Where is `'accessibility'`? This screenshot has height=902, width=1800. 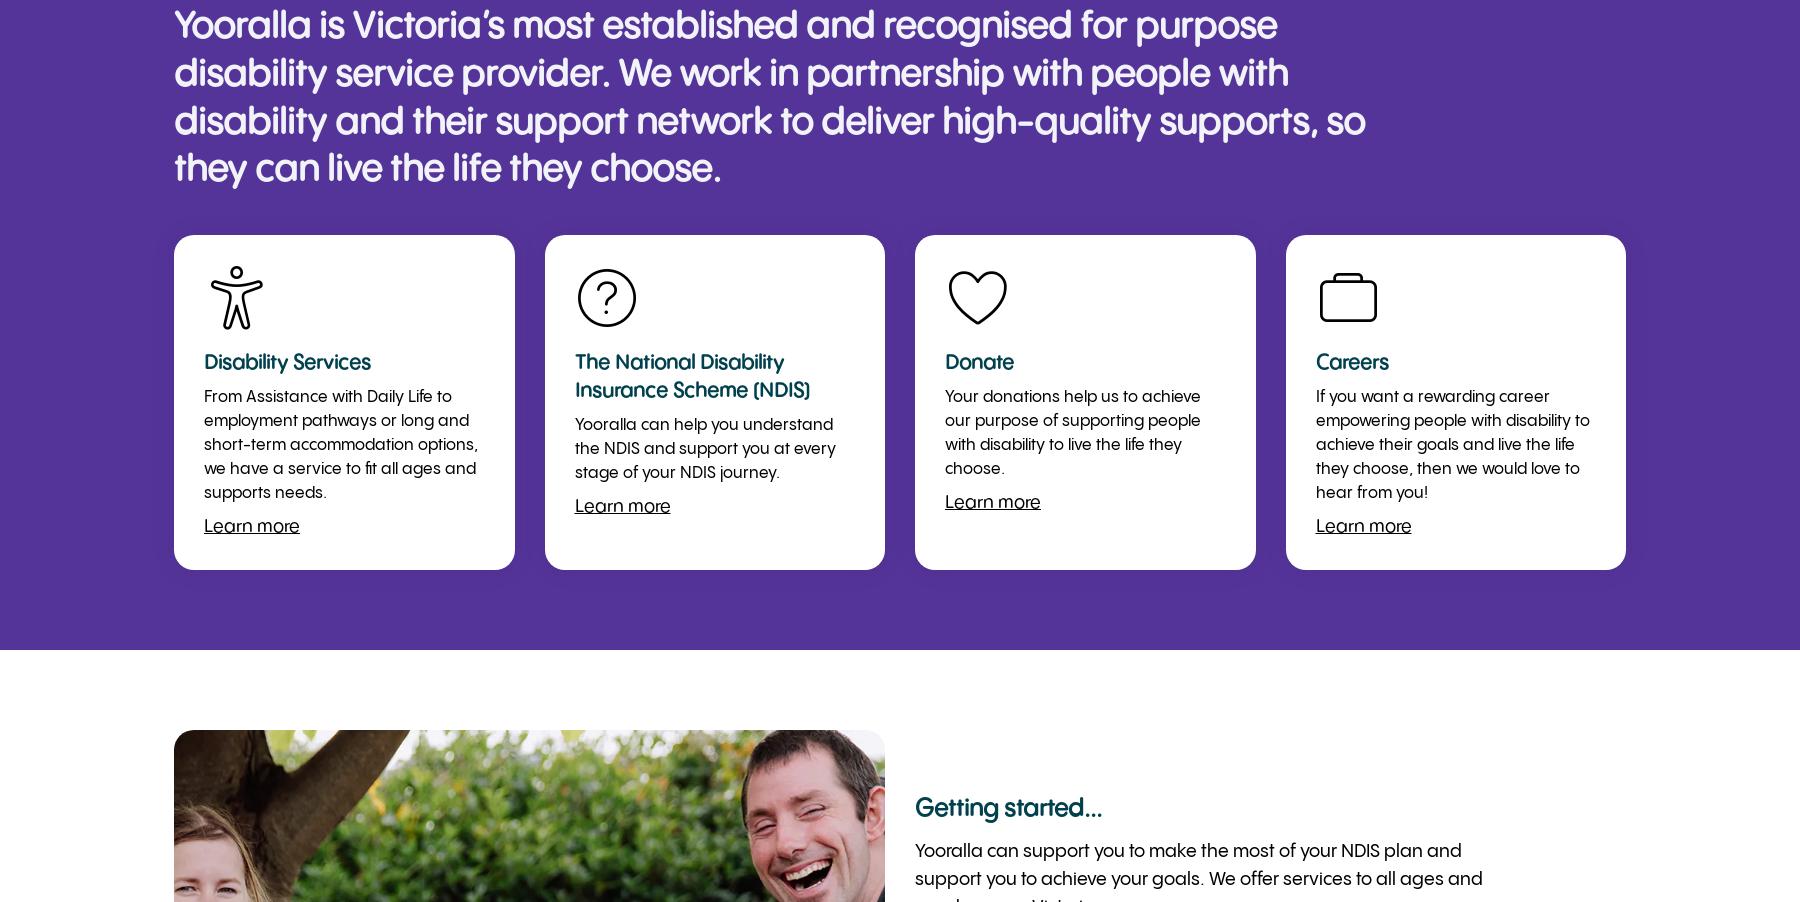
'accessibility' is located at coordinates (235, 297).